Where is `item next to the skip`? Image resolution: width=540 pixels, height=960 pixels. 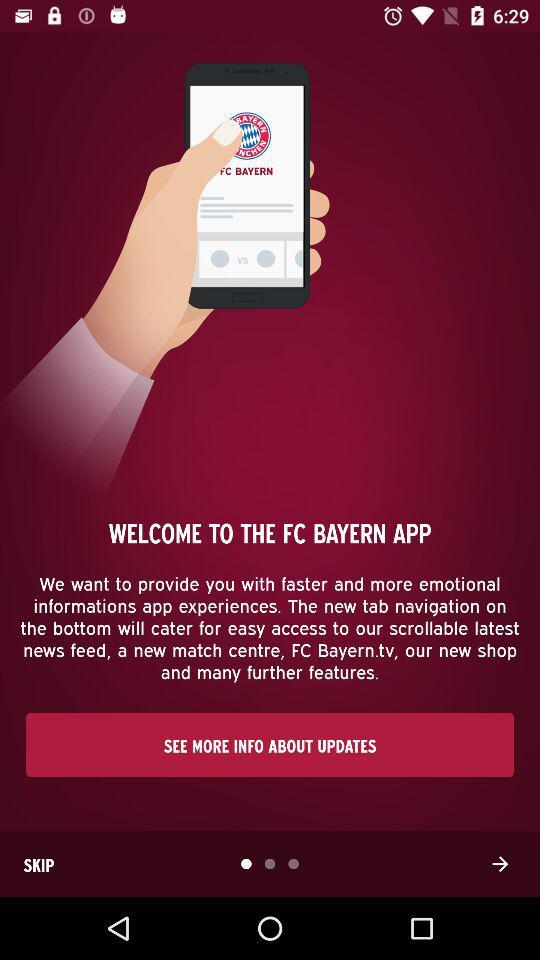
item next to the skip is located at coordinates (499, 863).